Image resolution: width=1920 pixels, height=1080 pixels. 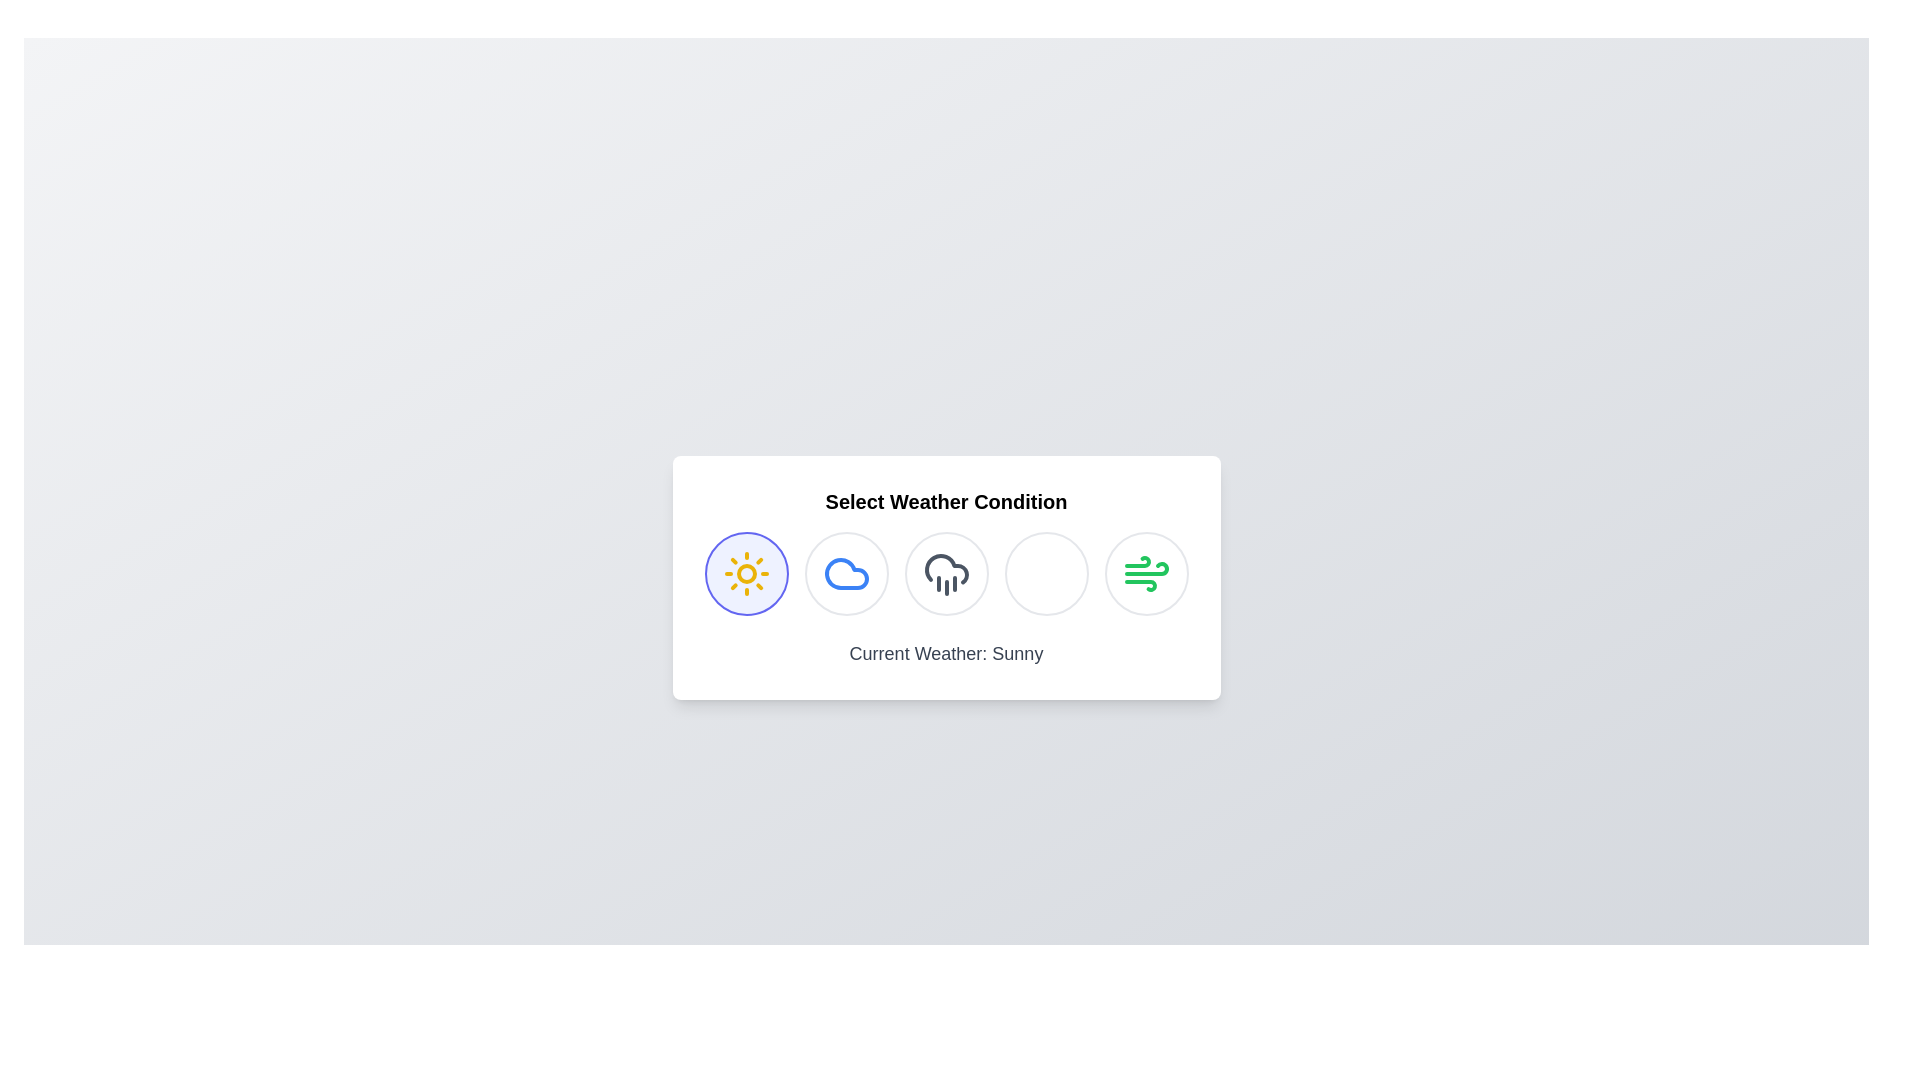 What do you see at coordinates (1137, 562) in the screenshot?
I see `the wind motion icon, which is a small green curved arrow located at the rightmost side of a set of weather condition icons` at bounding box center [1137, 562].